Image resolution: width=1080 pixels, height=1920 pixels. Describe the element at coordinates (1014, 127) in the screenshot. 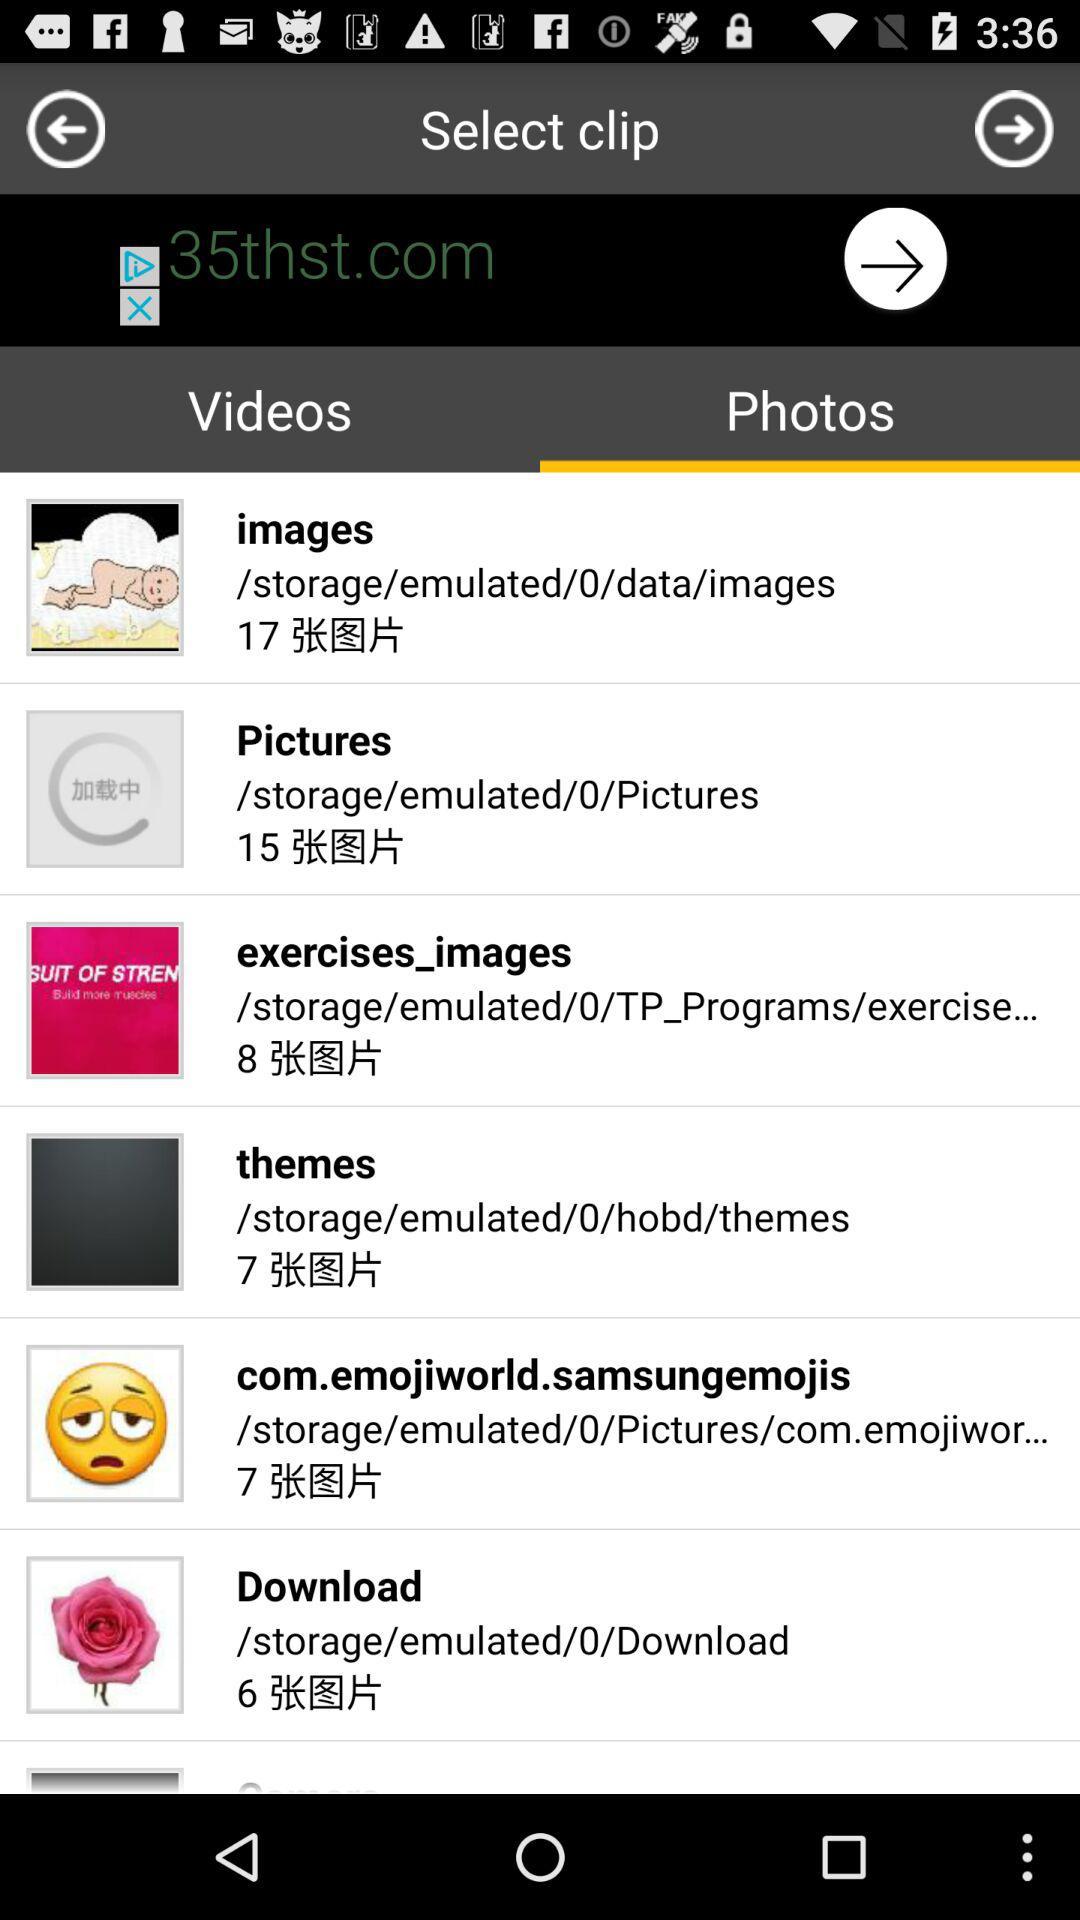

I see `shows the next option` at that location.